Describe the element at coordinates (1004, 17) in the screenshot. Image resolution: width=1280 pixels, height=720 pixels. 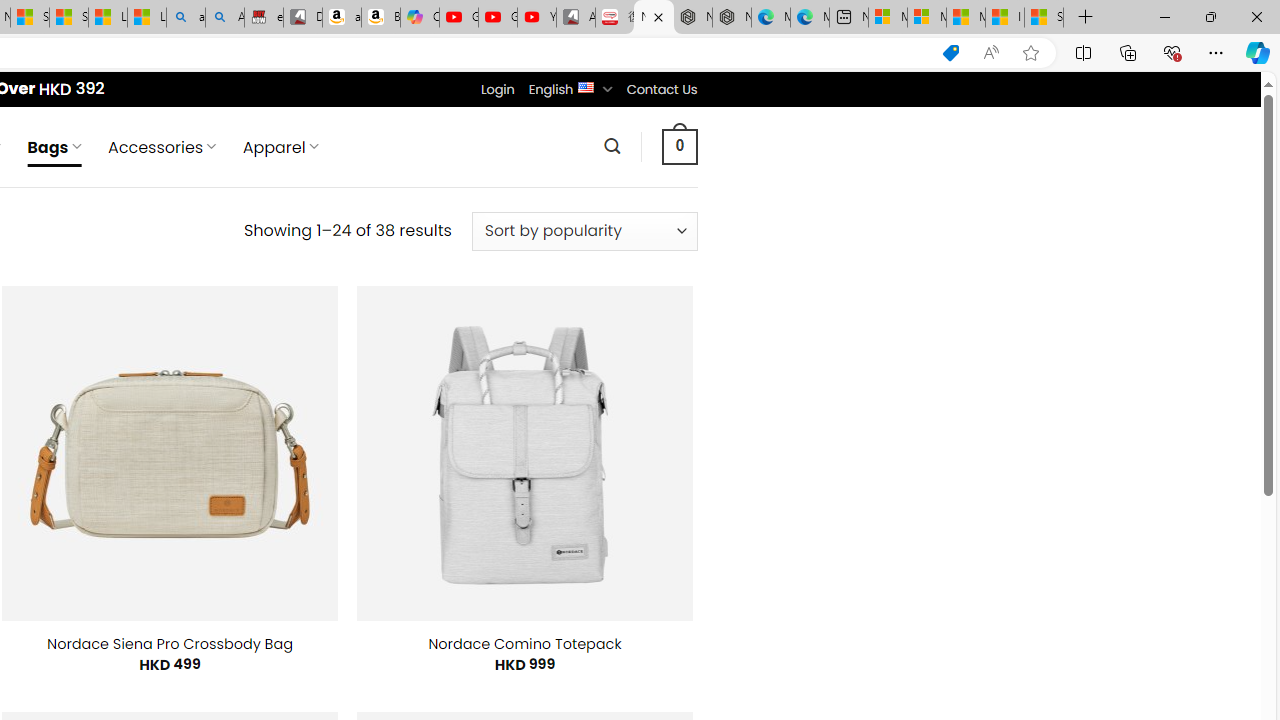
I see `'I Gained 20 Pounds of Muscle in 30 Days! | Watch'` at that location.